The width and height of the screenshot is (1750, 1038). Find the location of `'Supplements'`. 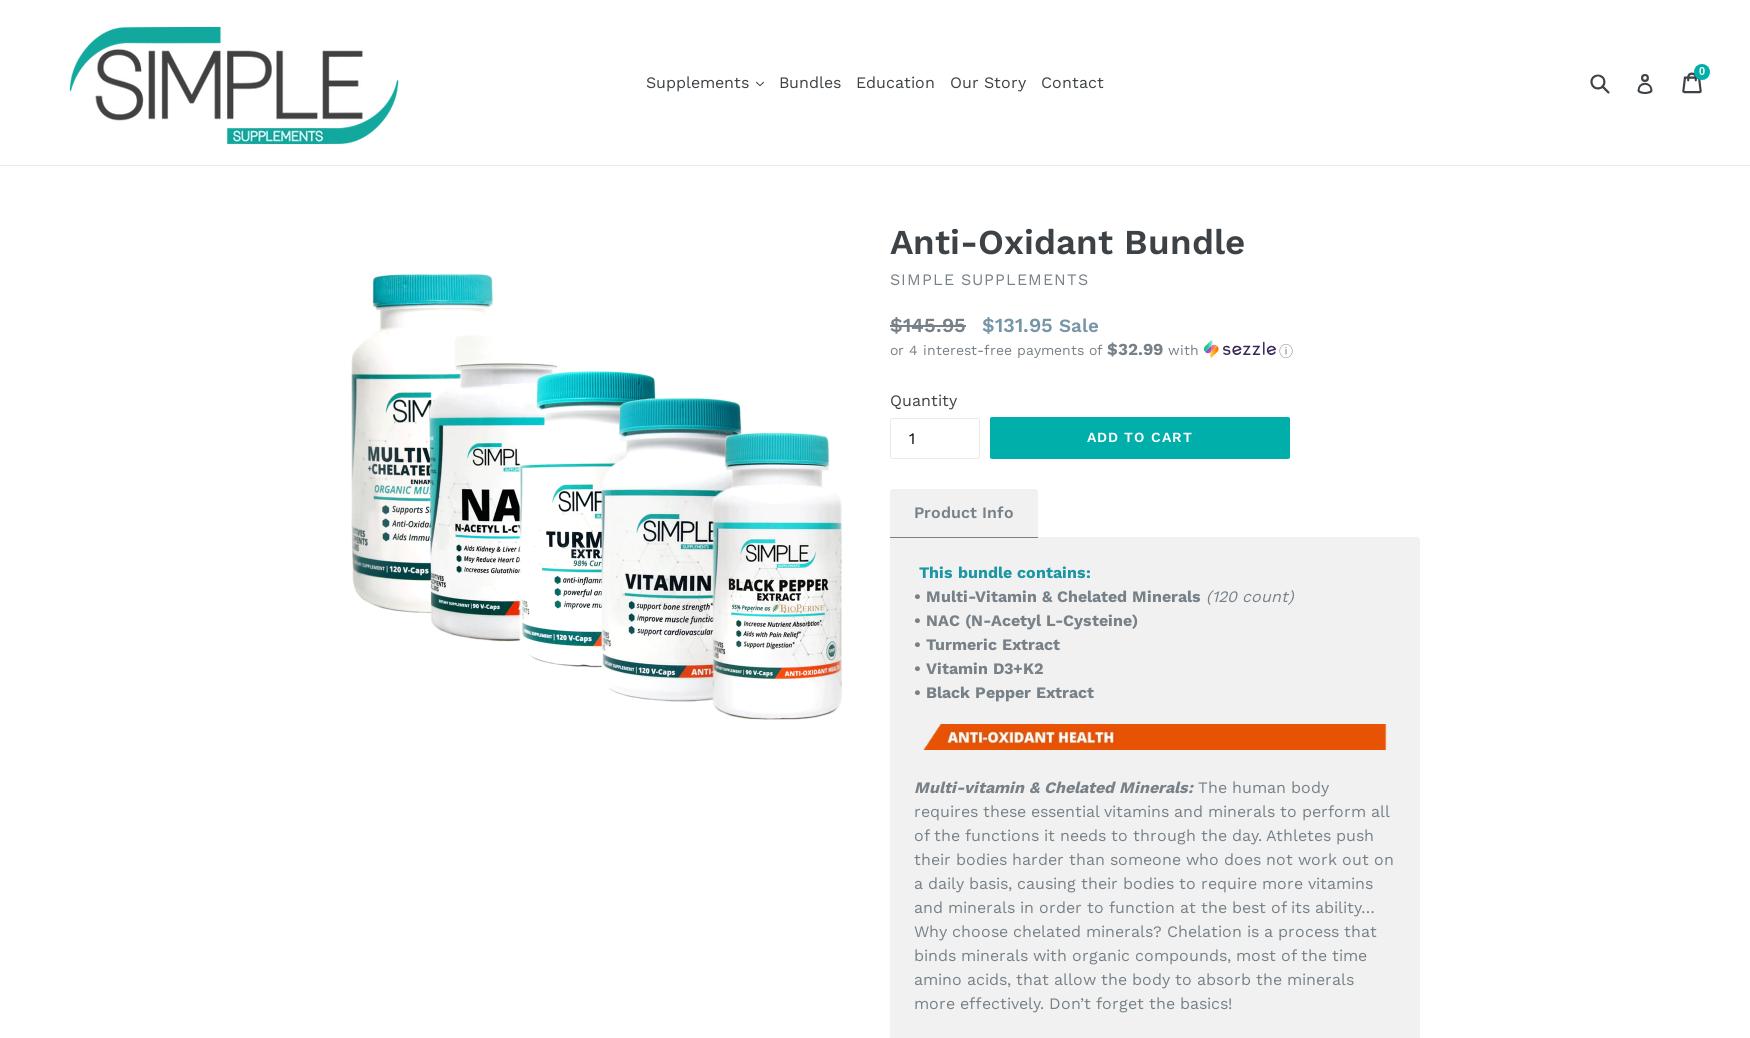

'Supplements' is located at coordinates (700, 80).